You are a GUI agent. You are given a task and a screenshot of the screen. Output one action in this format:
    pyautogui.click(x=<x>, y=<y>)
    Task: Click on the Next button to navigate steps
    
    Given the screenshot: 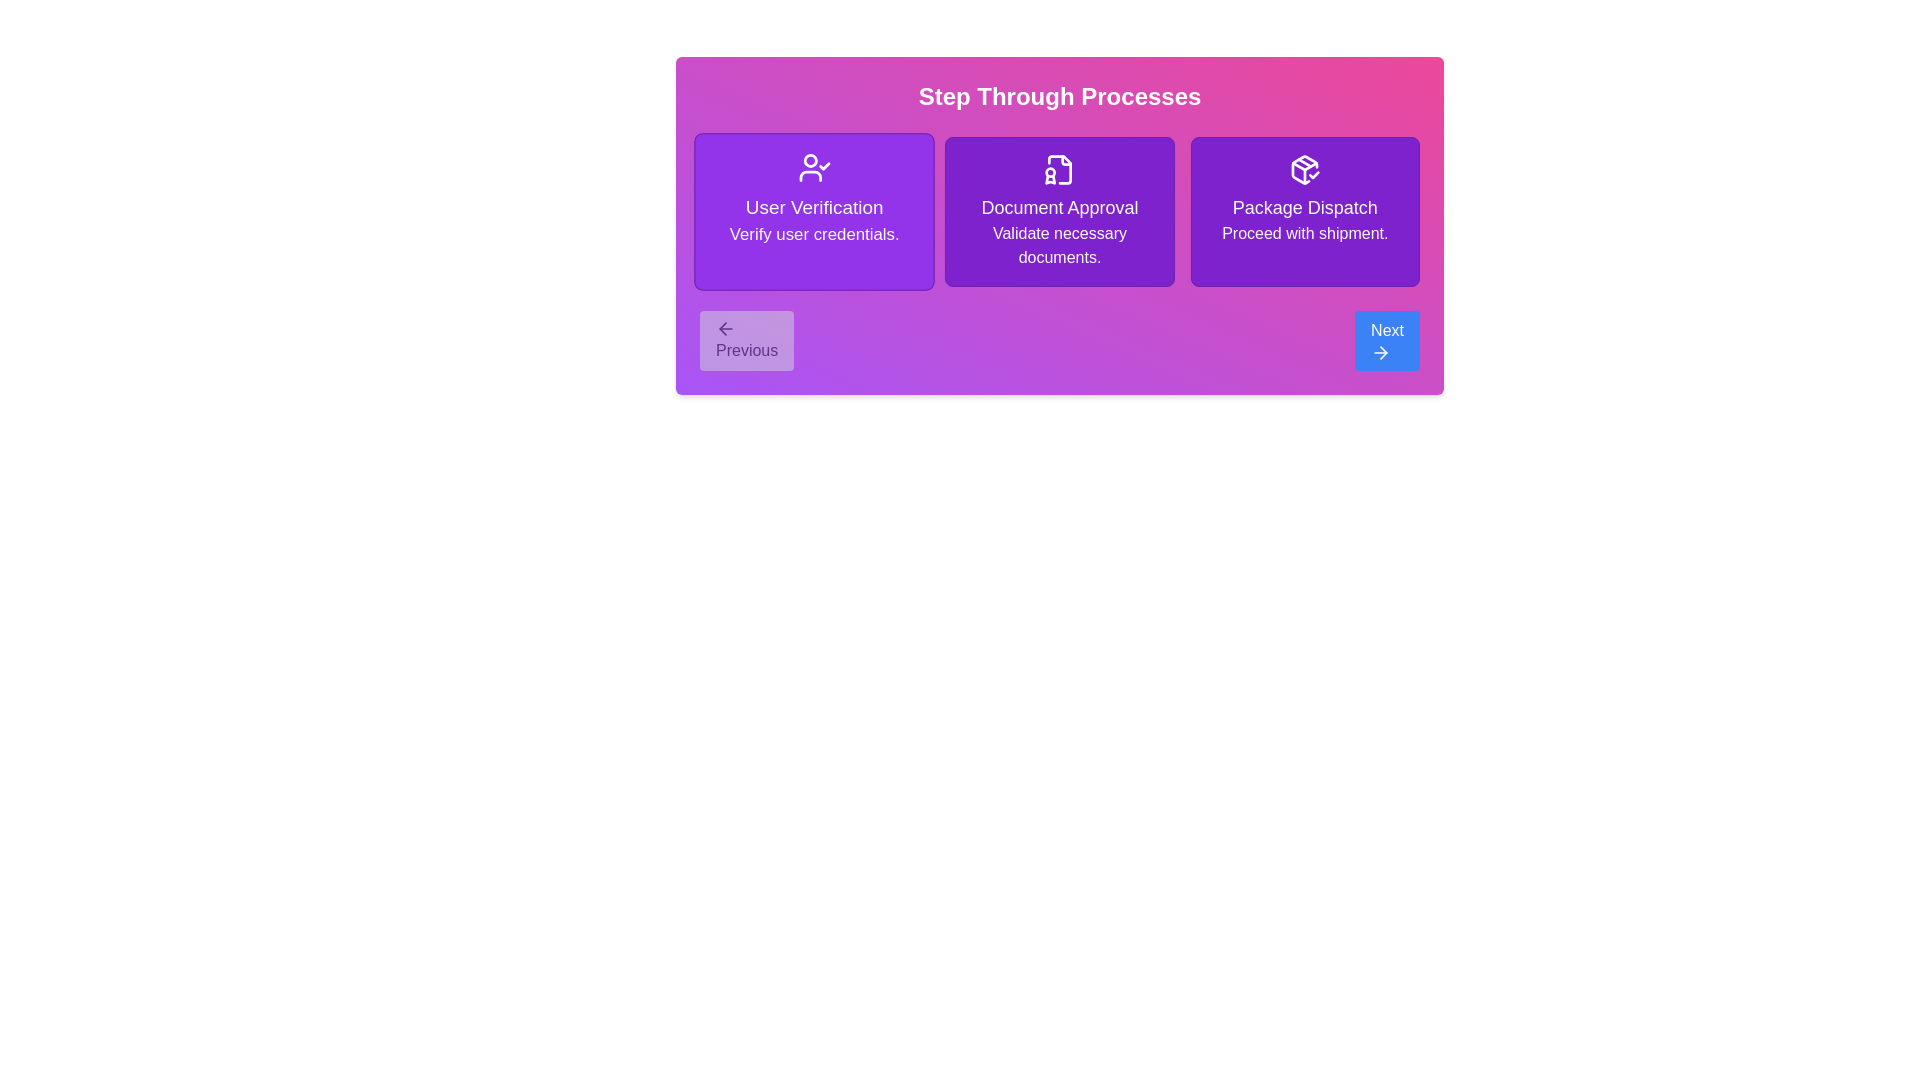 What is the action you would take?
    pyautogui.click(x=1386, y=339)
    